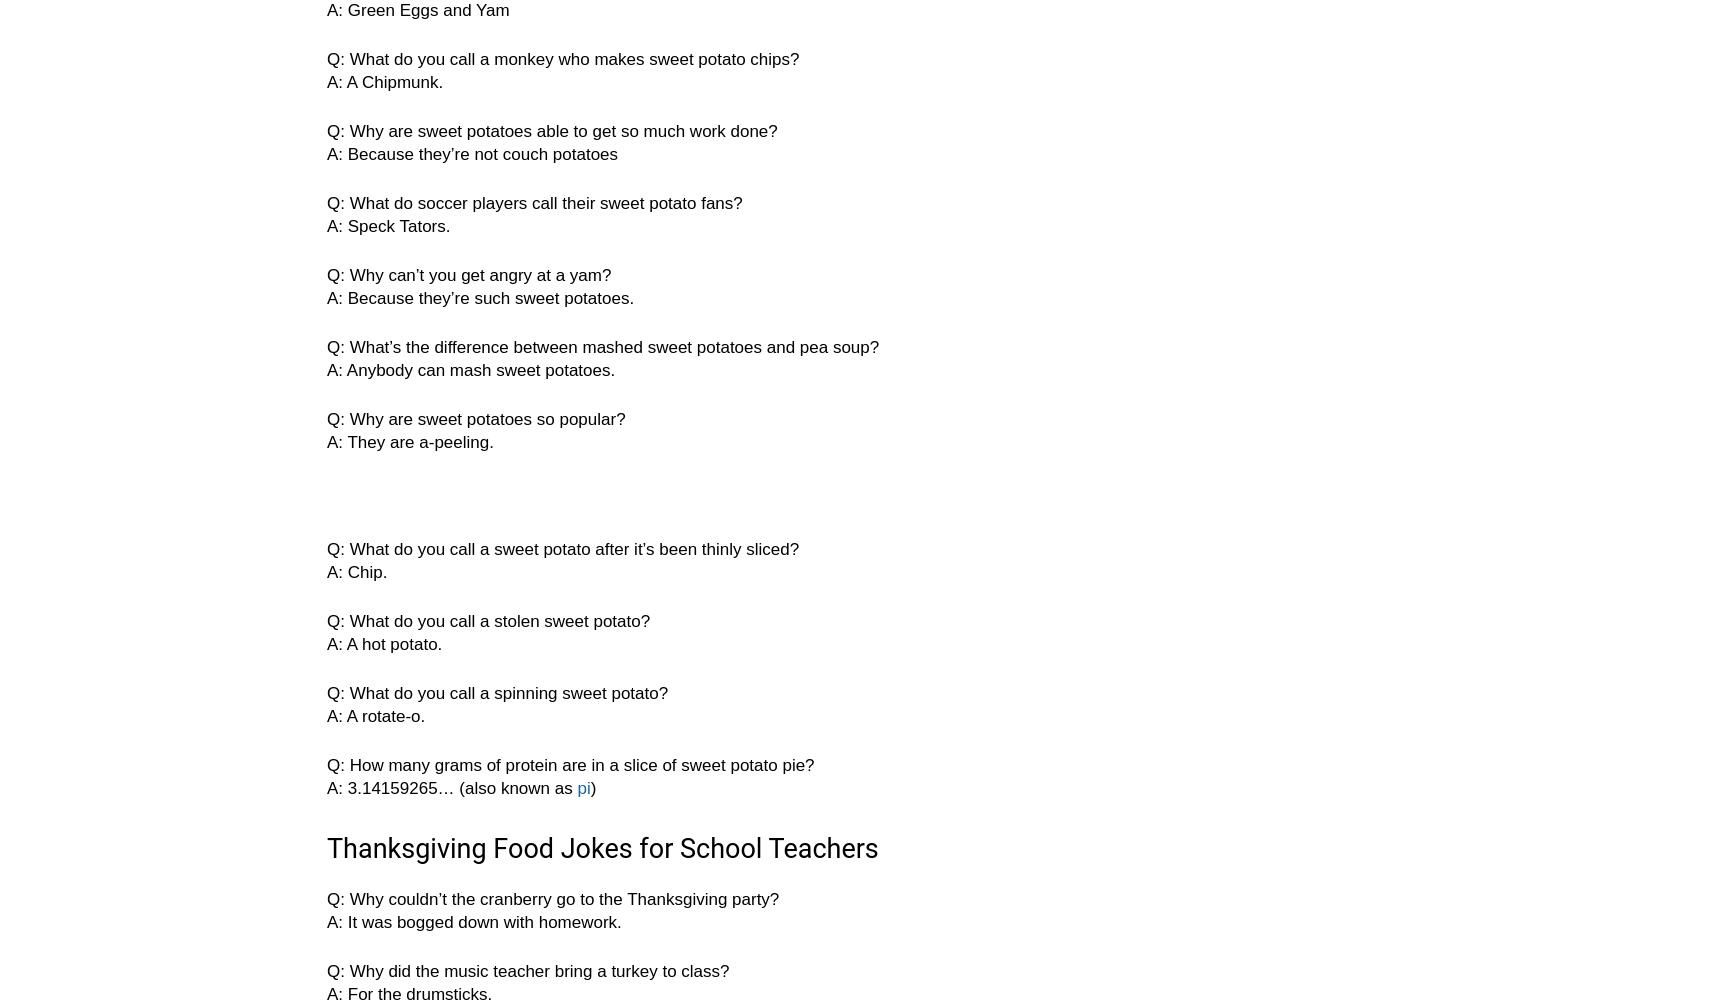 The image size is (1722, 1000). Describe the element at coordinates (326, 441) in the screenshot. I see `'A: They are a-peeling.'` at that location.